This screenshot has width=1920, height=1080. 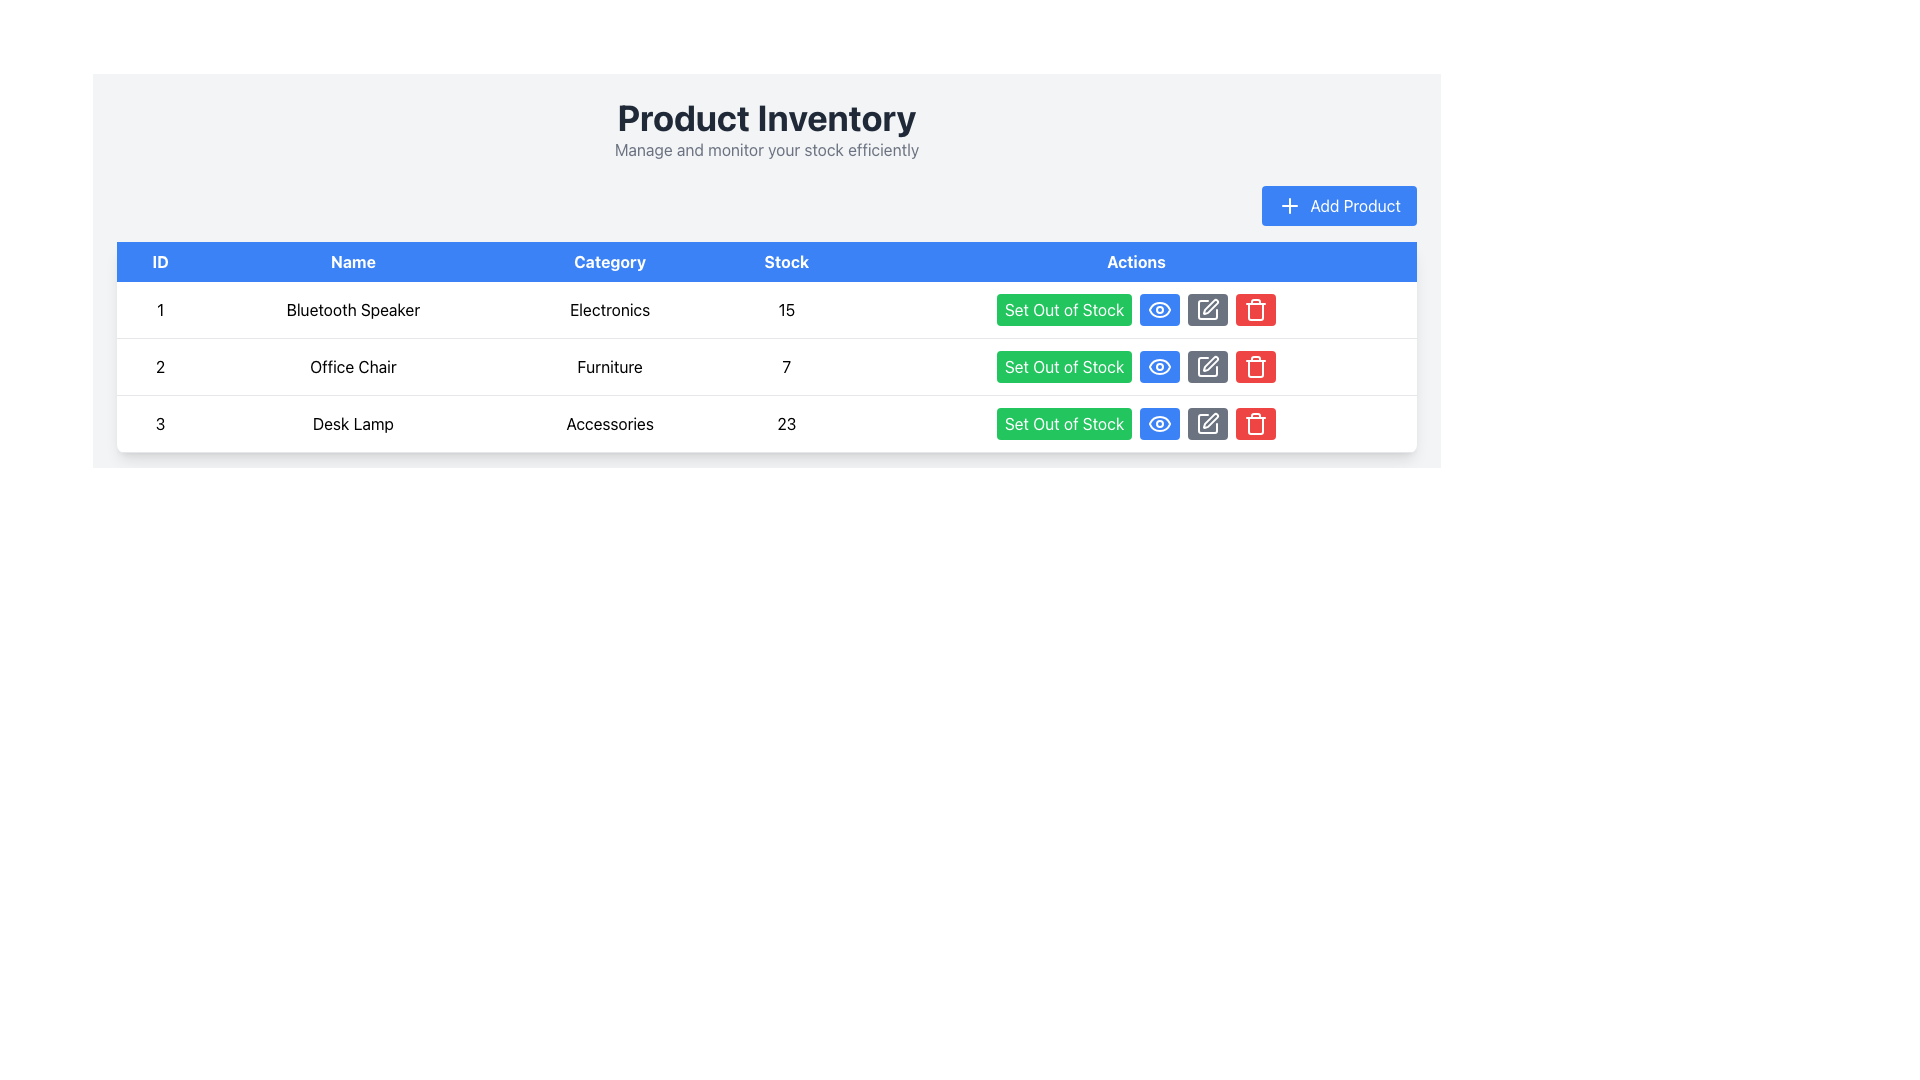 What do you see at coordinates (1255, 309) in the screenshot?
I see `the delete button located in the action column of the data table, aligned with the 'Desk Lamp' item` at bounding box center [1255, 309].